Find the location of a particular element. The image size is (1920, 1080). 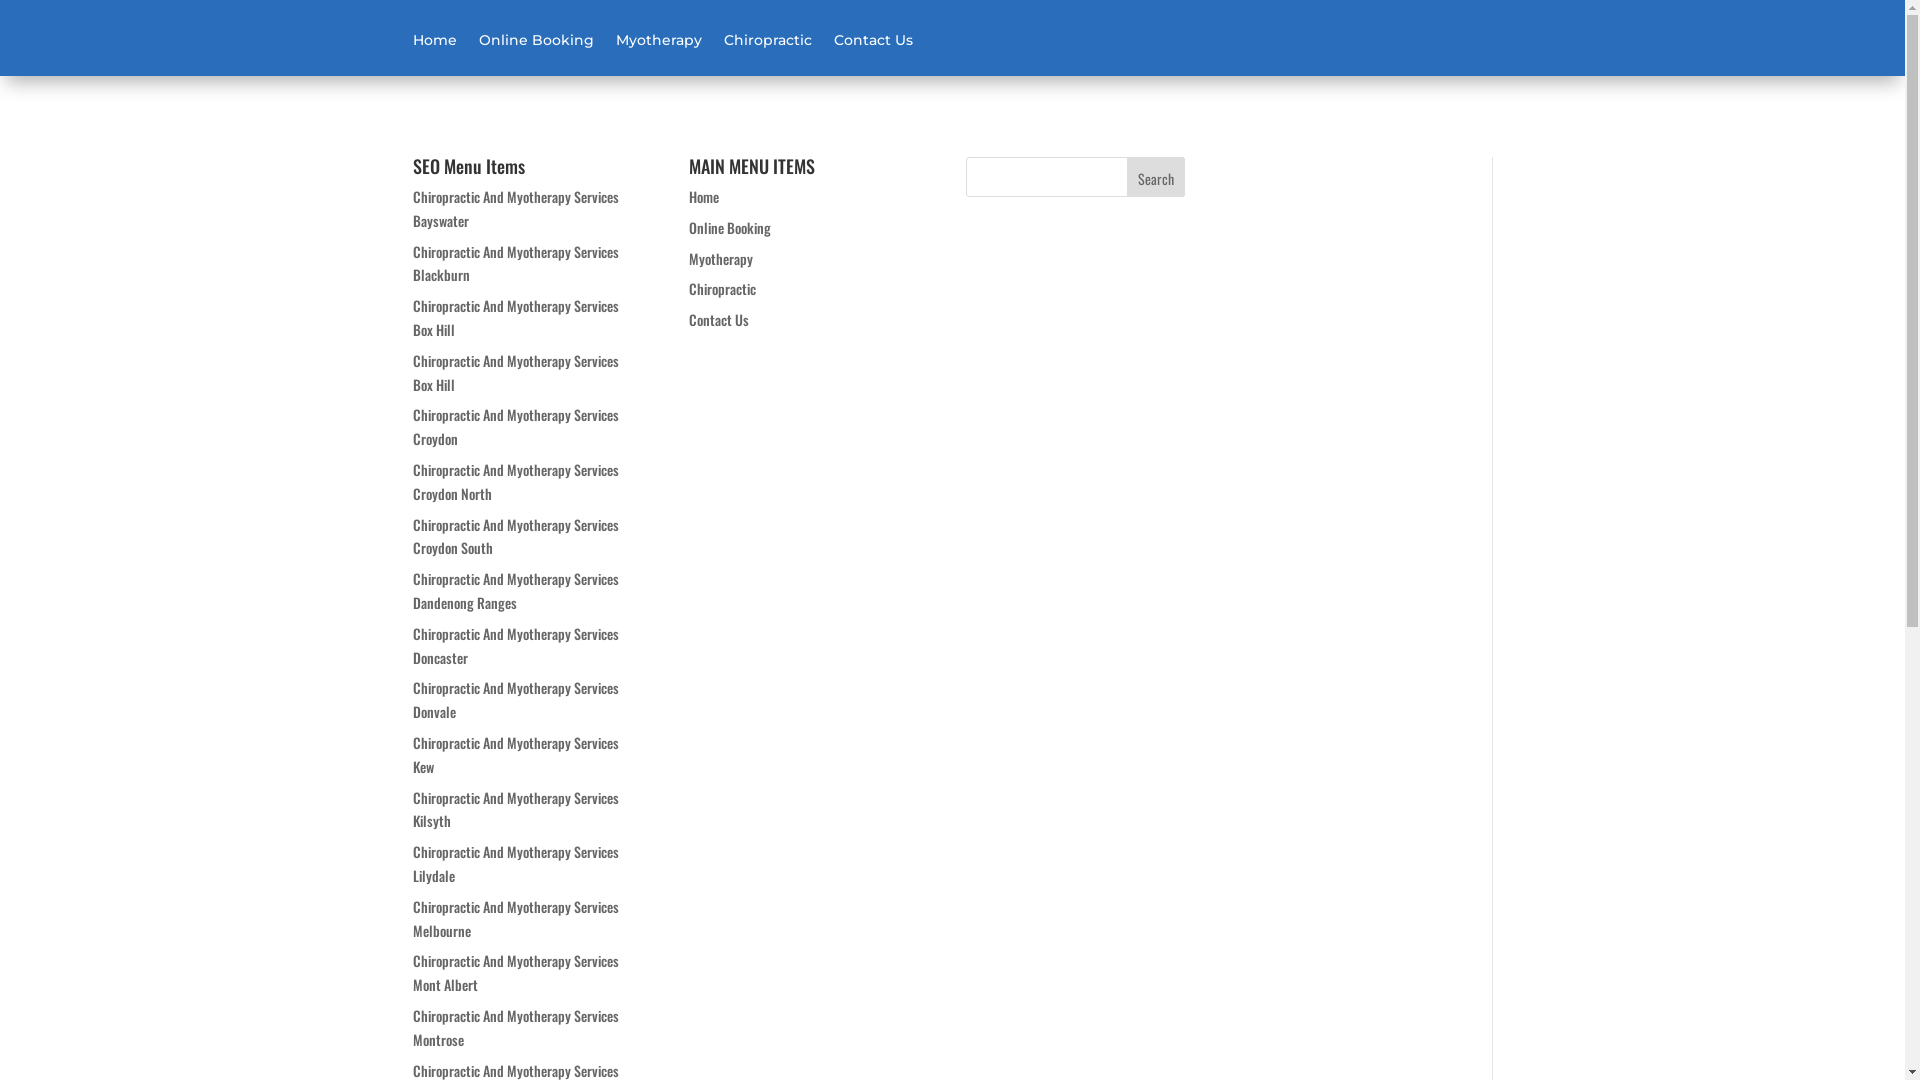

'Chiropractic And Myotherapy Services Bayswater' is located at coordinates (411, 208).